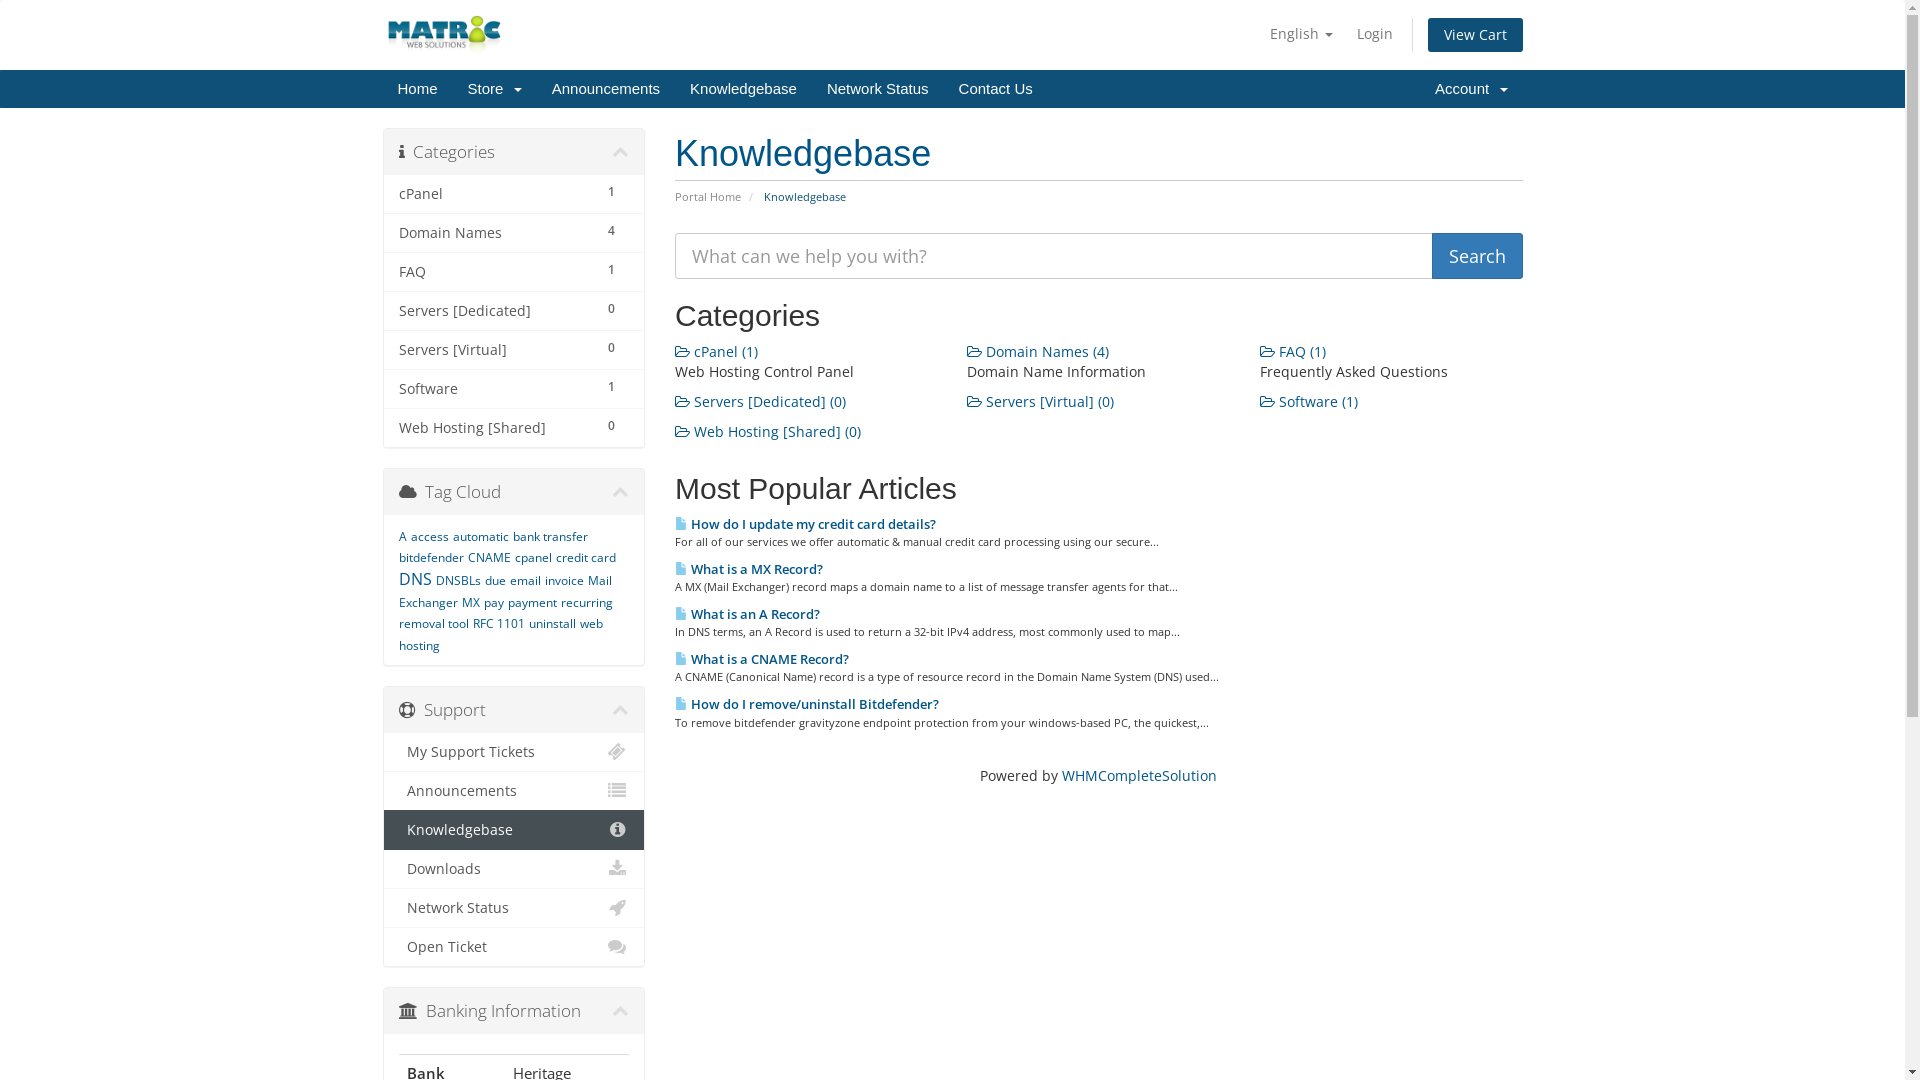 This screenshot has width=1920, height=1080. What do you see at coordinates (494, 601) in the screenshot?
I see `'pay'` at bounding box center [494, 601].